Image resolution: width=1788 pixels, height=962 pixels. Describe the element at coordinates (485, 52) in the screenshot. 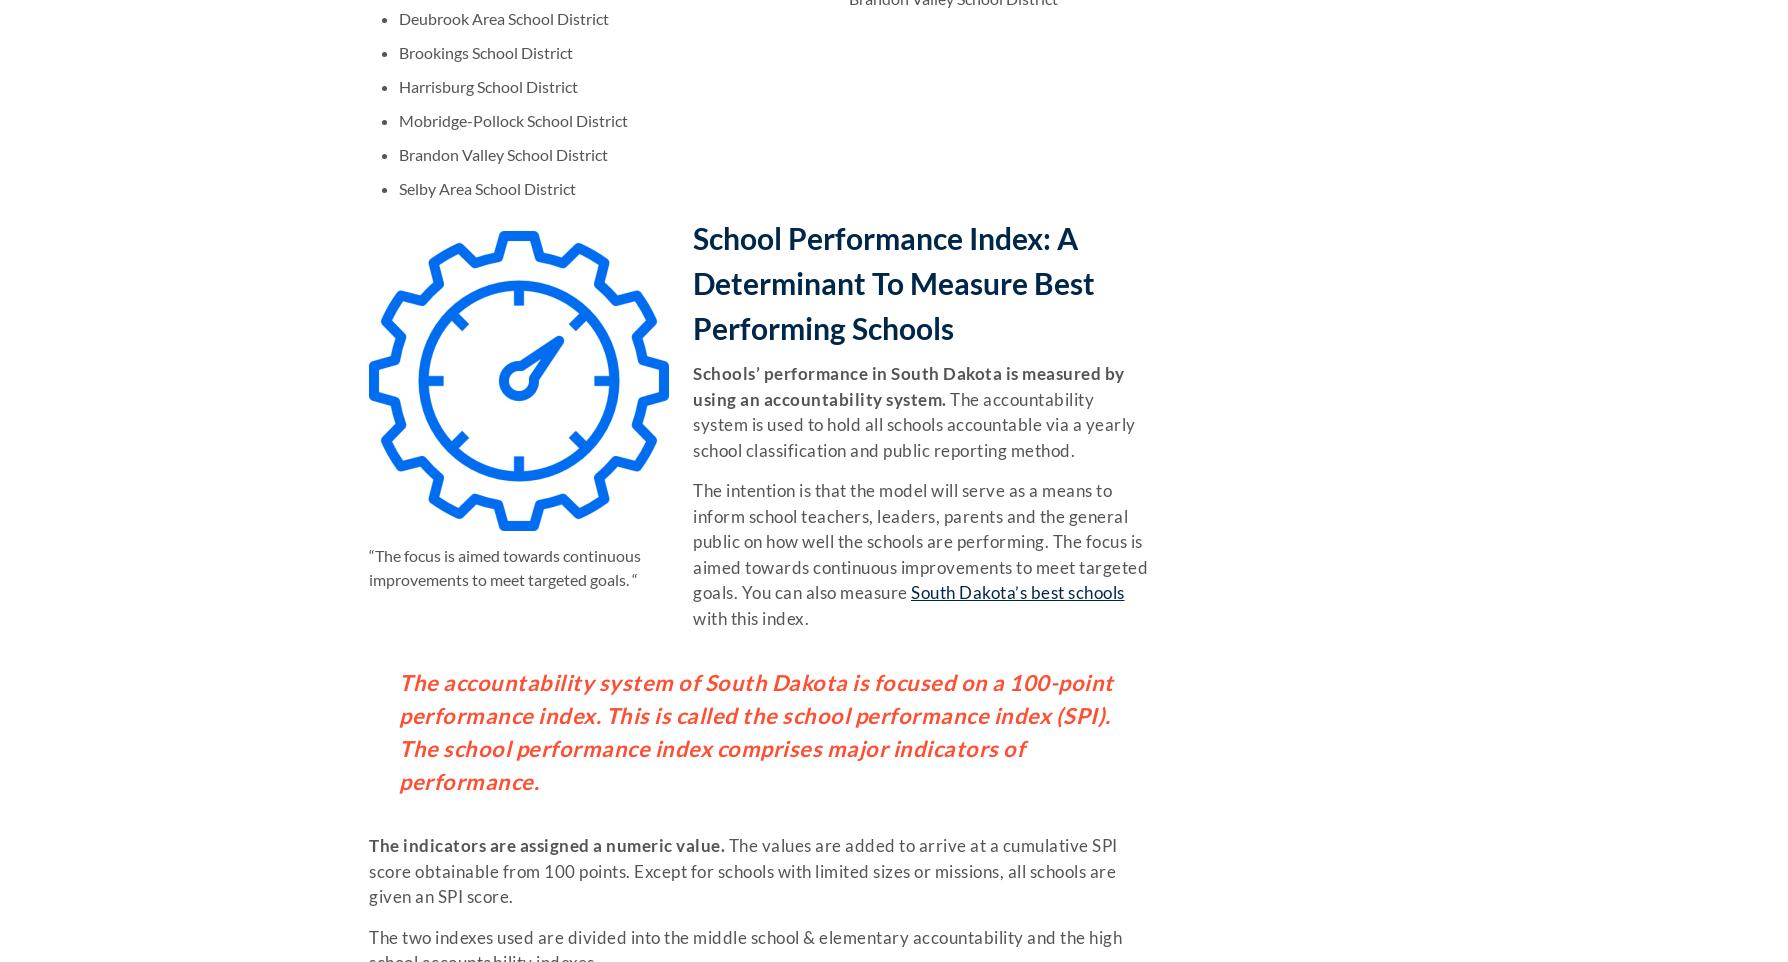

I see `'Brookings School District'` at that location.